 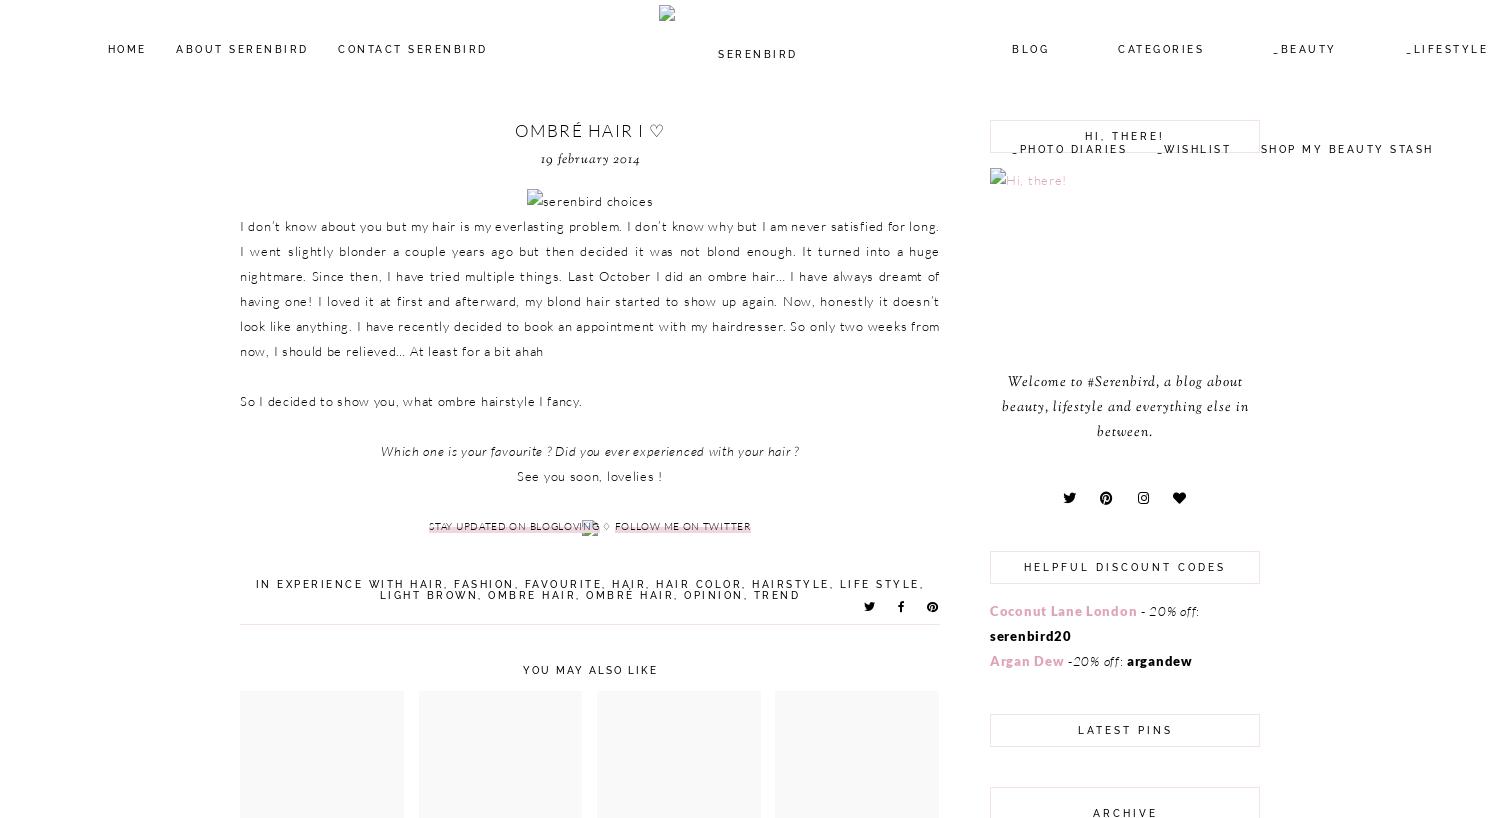 What do you see at coordinates (628, 583) in the screenshot?
I see `'hair'` at bounding box center [628, 583].